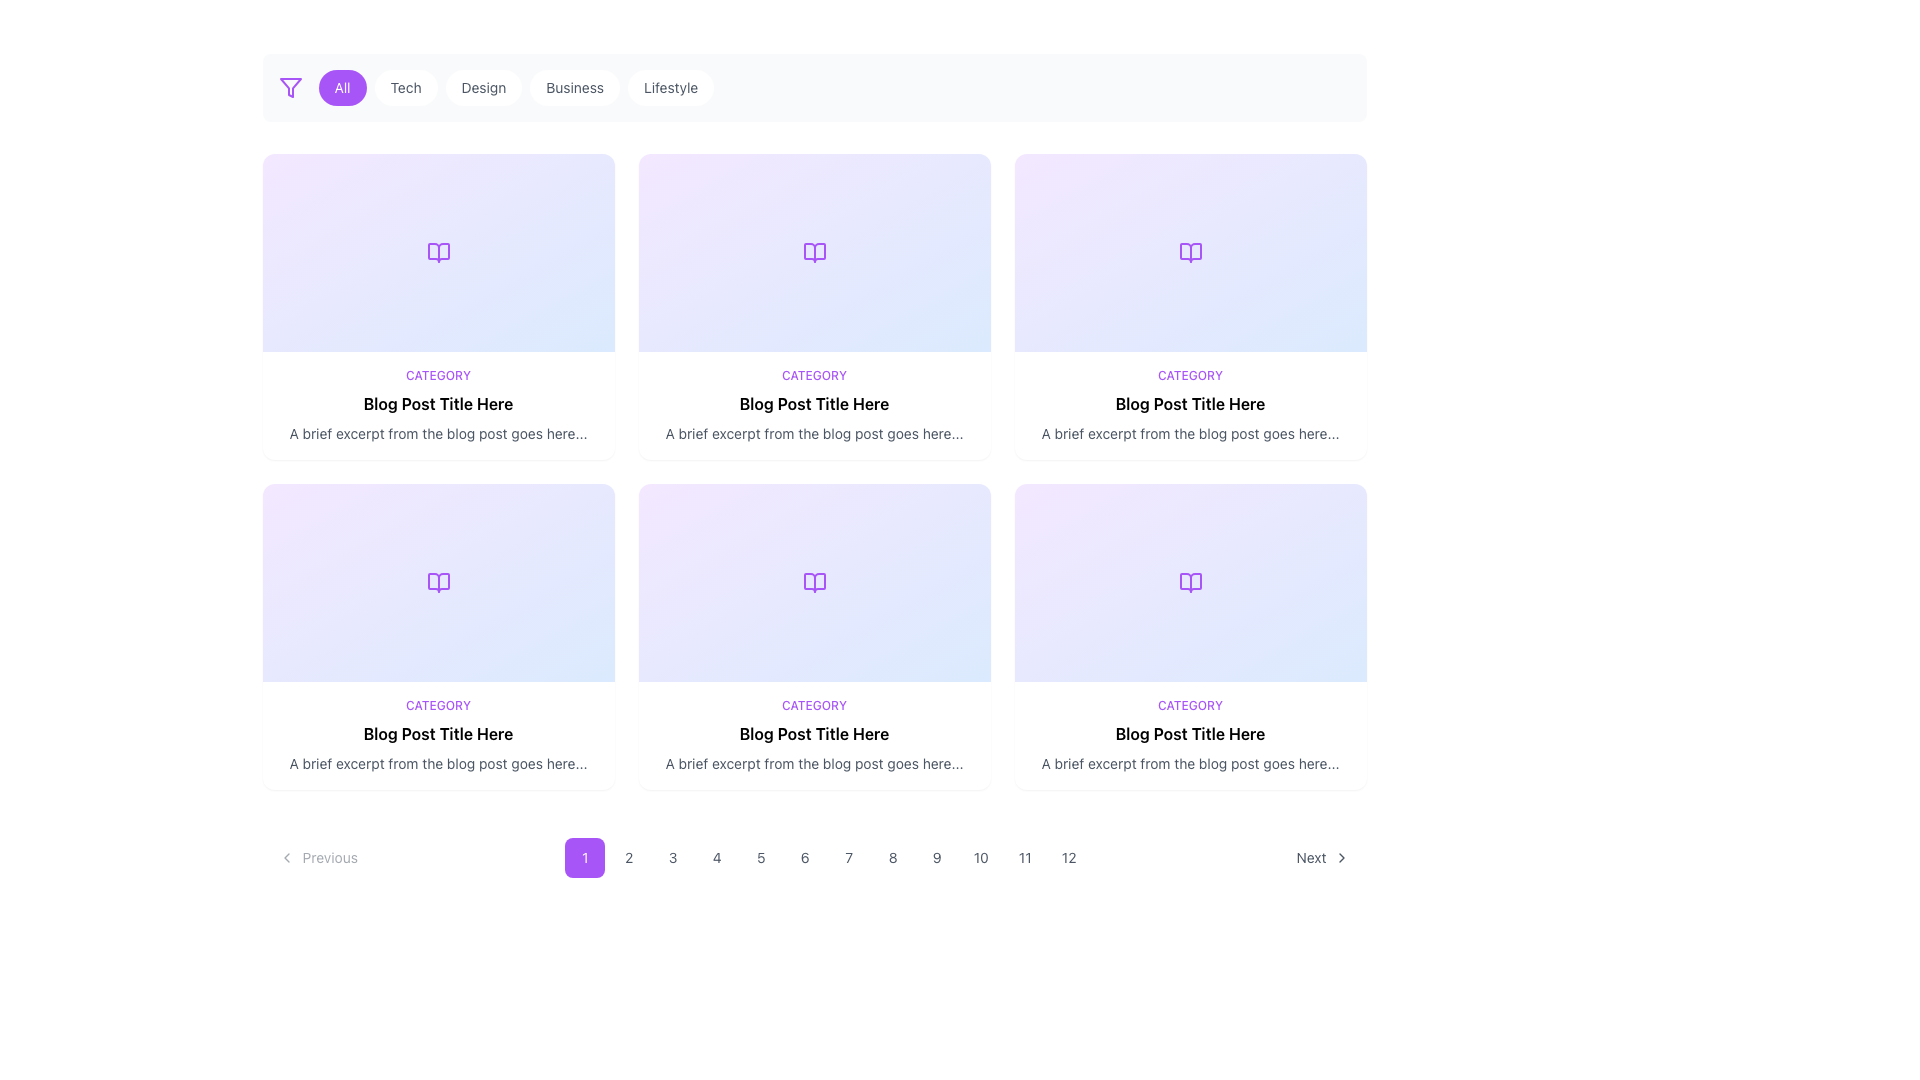  Describe the element at coordinates (827, 856) in the screenshot. I see `the seventh number in the numeric pagination component` at that location.